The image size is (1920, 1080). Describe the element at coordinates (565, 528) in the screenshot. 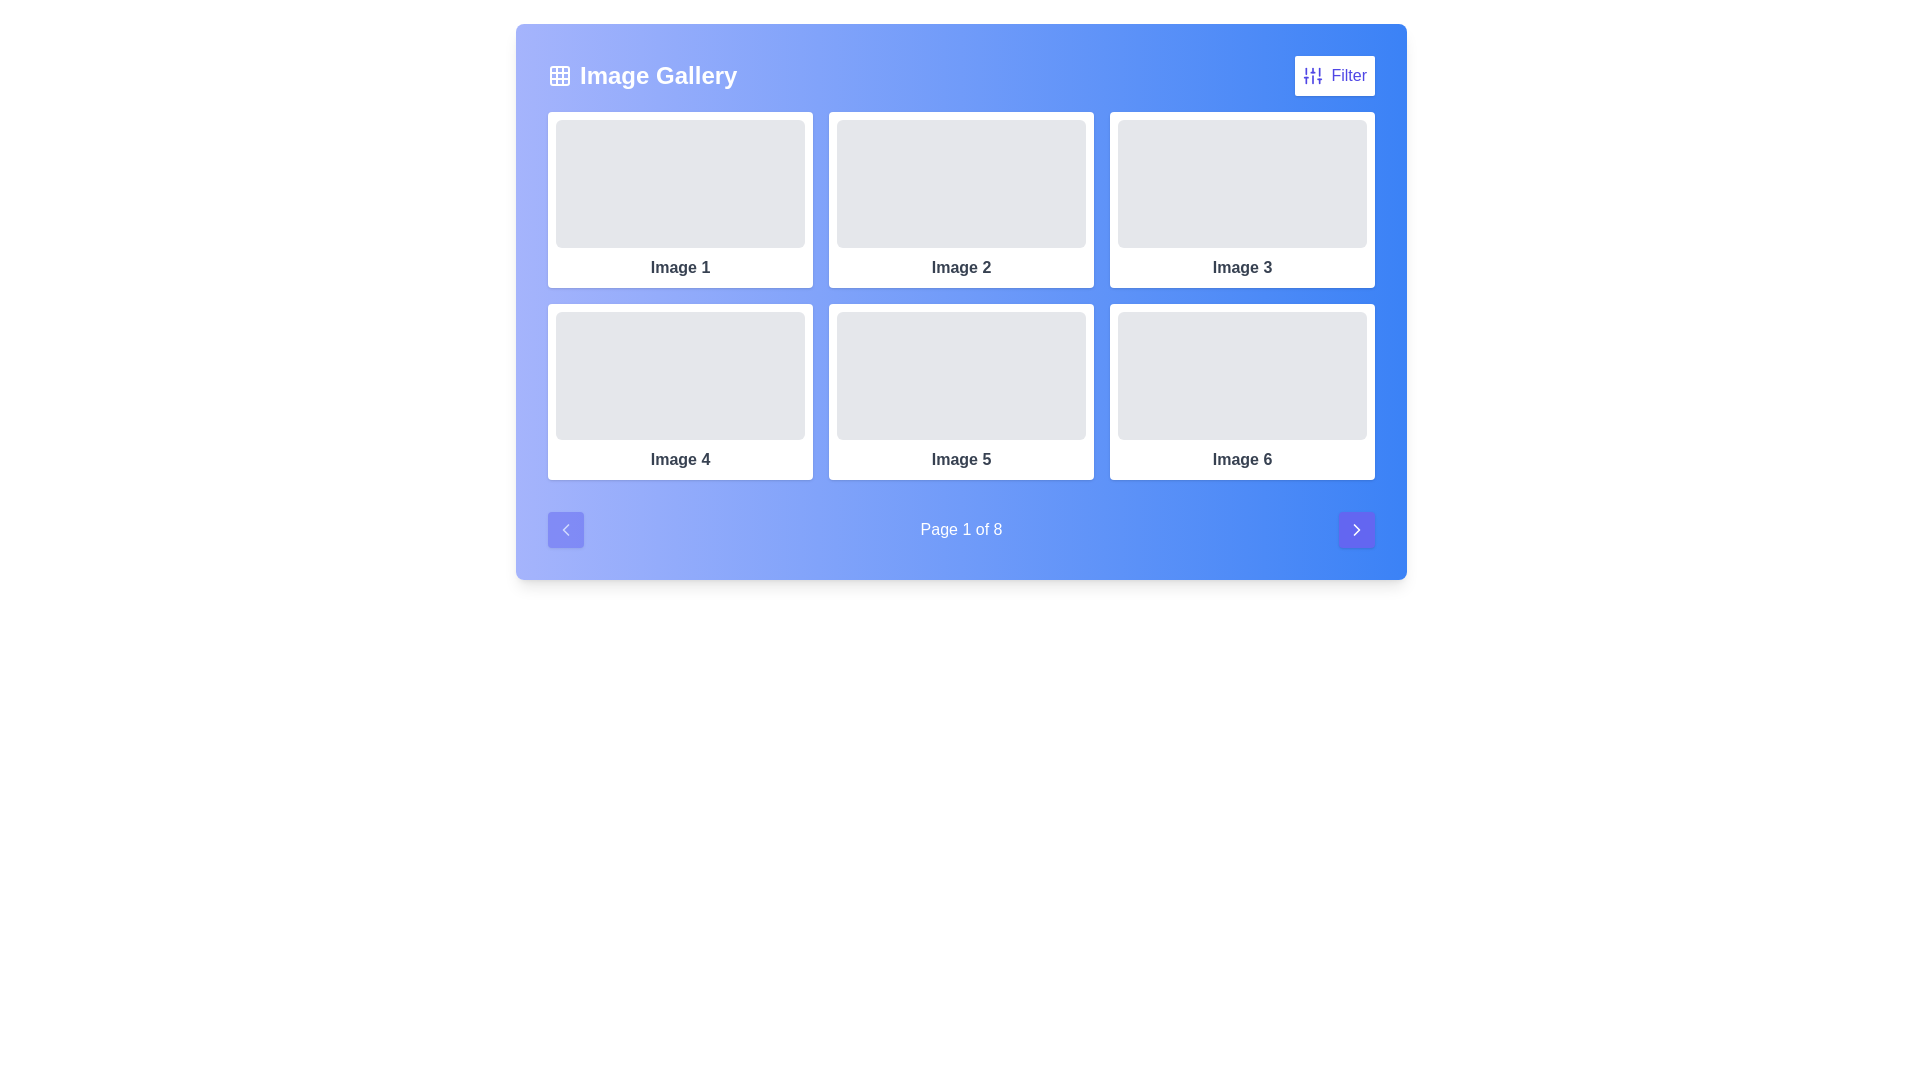

I see `the 'Previous Page' button located at the bottom-left of the pagination interface` at that location.